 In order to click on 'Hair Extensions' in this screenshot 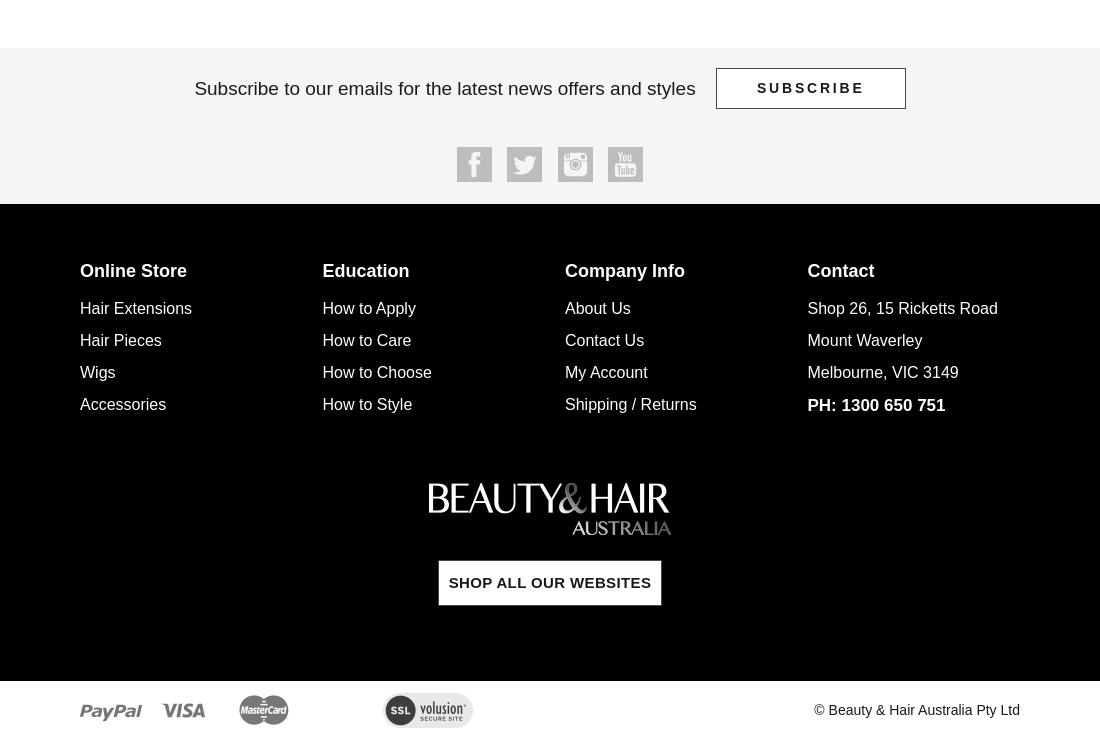, I will do `click(135, 307)`.